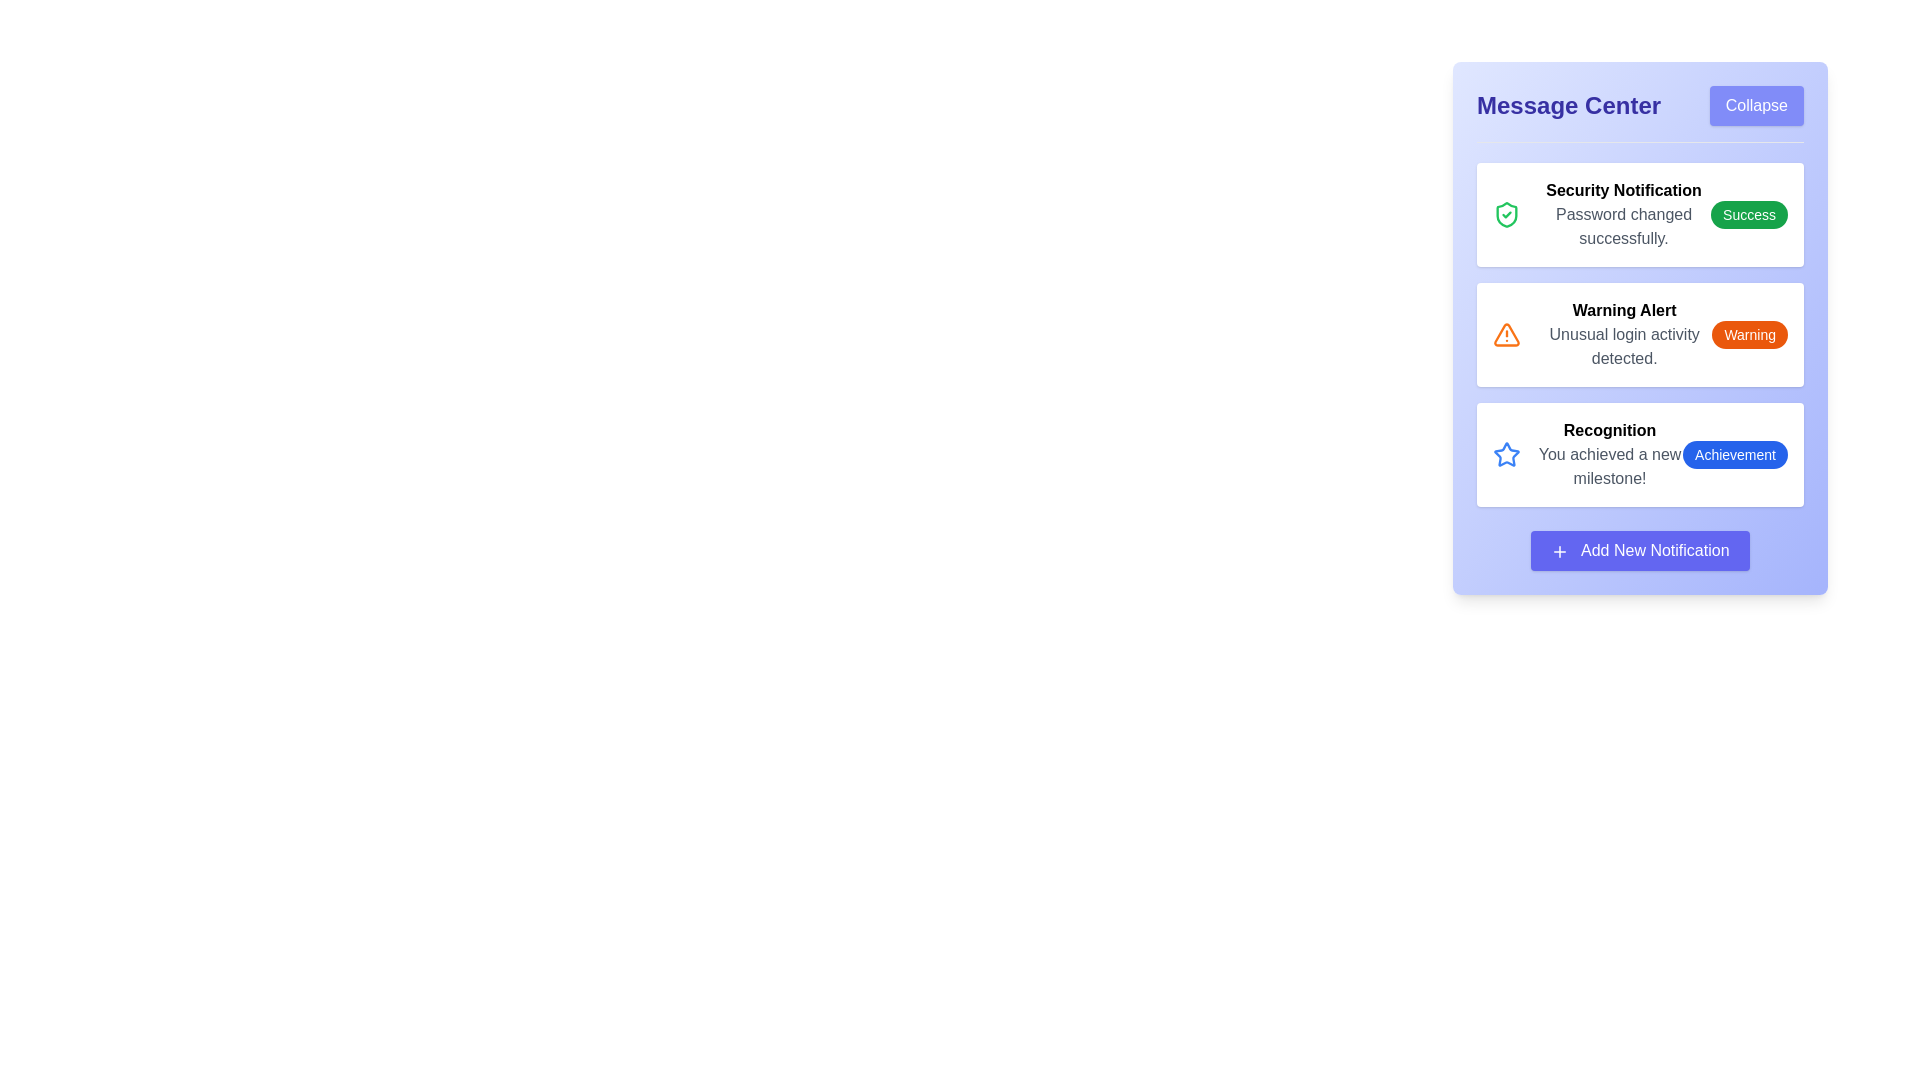  What do you see at coordinates (1610, 466) in the screenshot?
I see `congratulatory message text located at the bottom of the 'Recognition' notification card in the 'Message Center'` at bounding box center [1610, 466].